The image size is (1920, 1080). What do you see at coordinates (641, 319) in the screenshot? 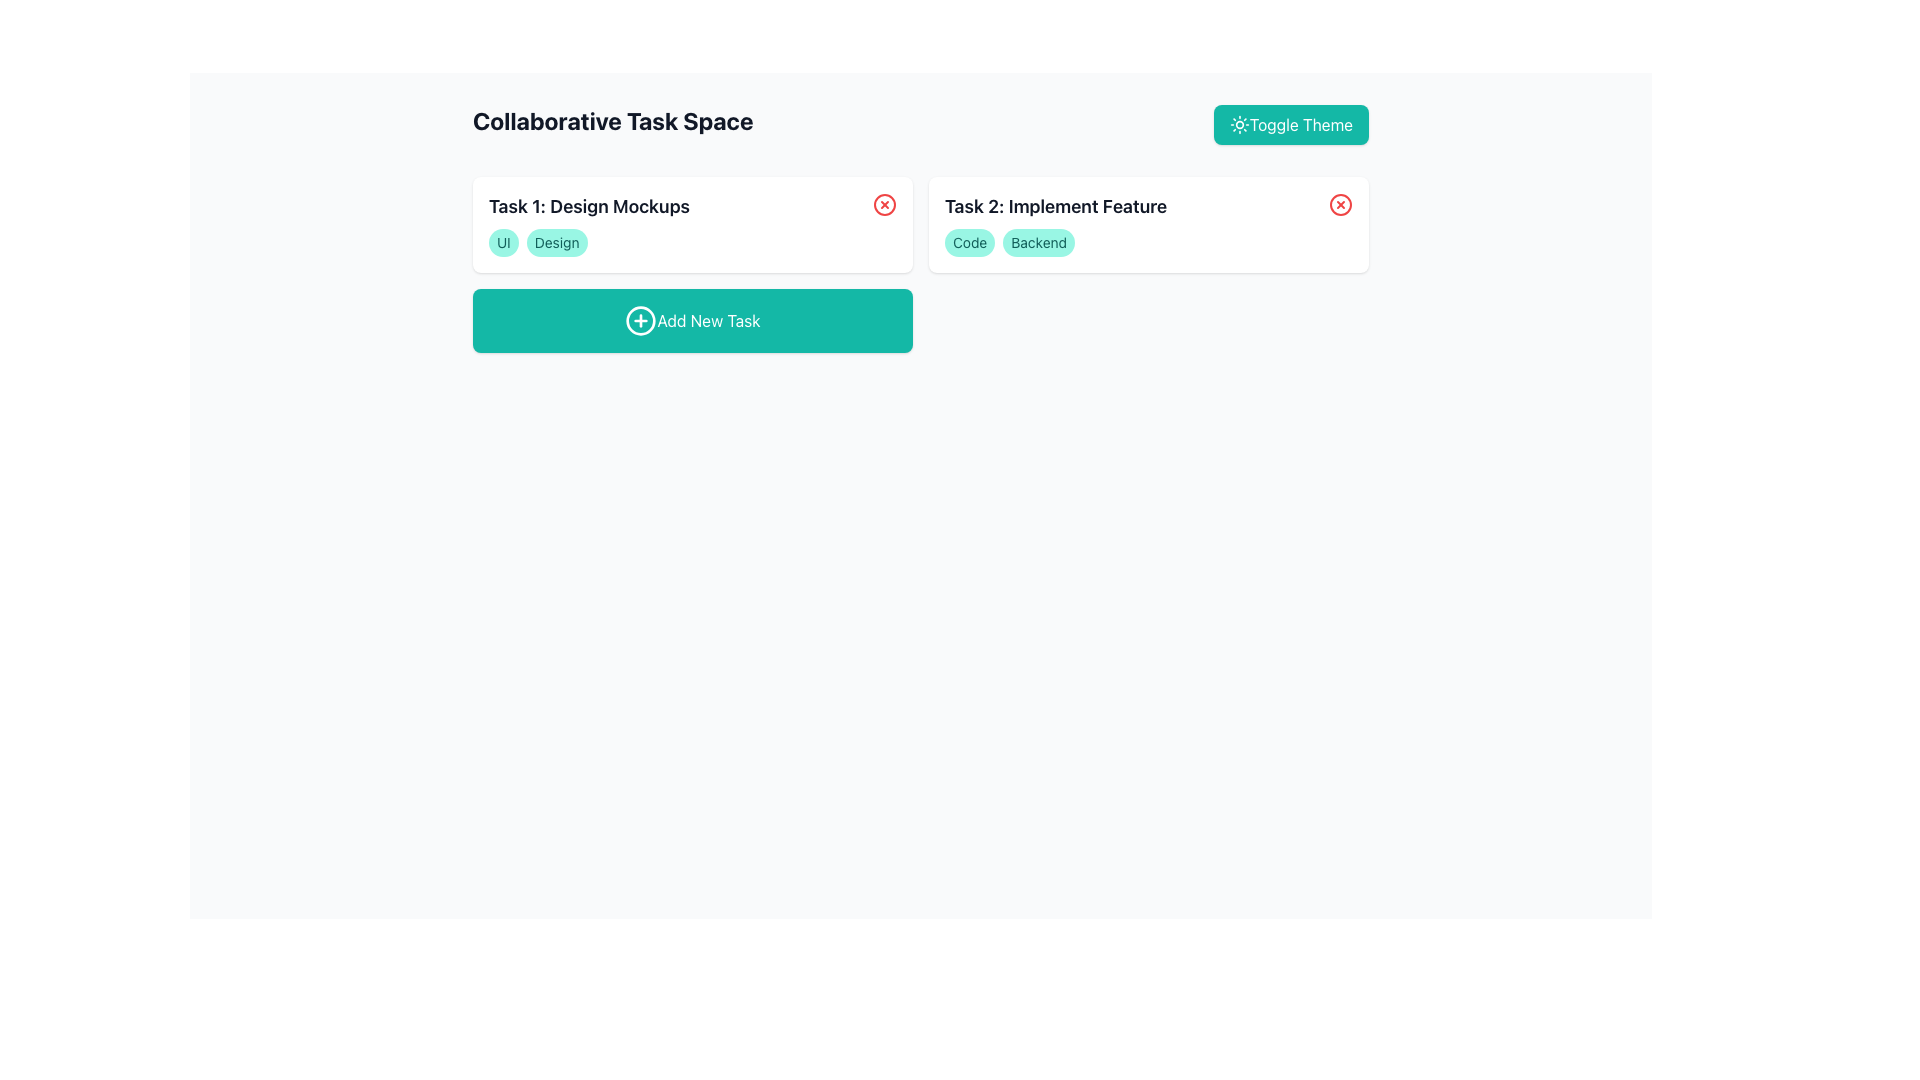
I see `the circular button icon with a '+' symbol, which is part of the 'Add New Task' button, for visual feedback` at bounding box center [641, 319].